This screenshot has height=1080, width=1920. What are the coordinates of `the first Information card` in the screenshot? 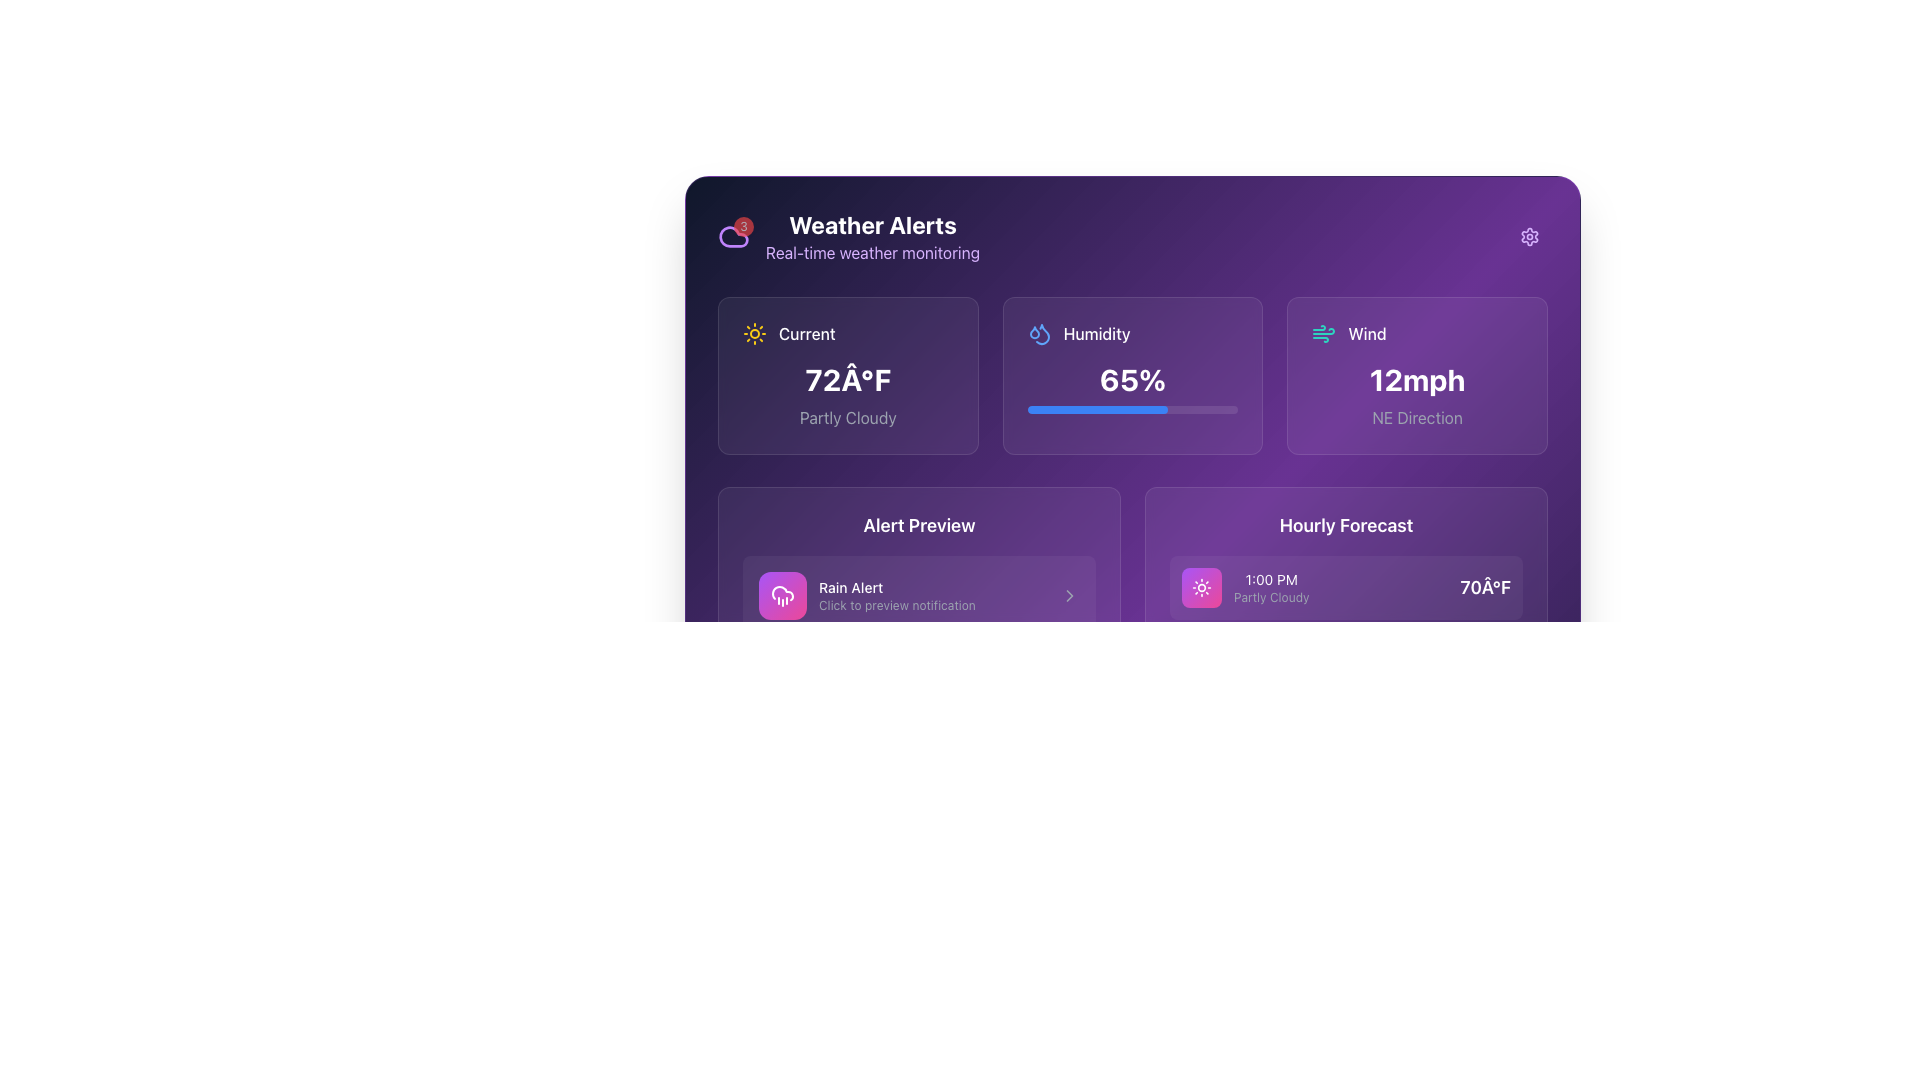 It's located at (1346, 586).